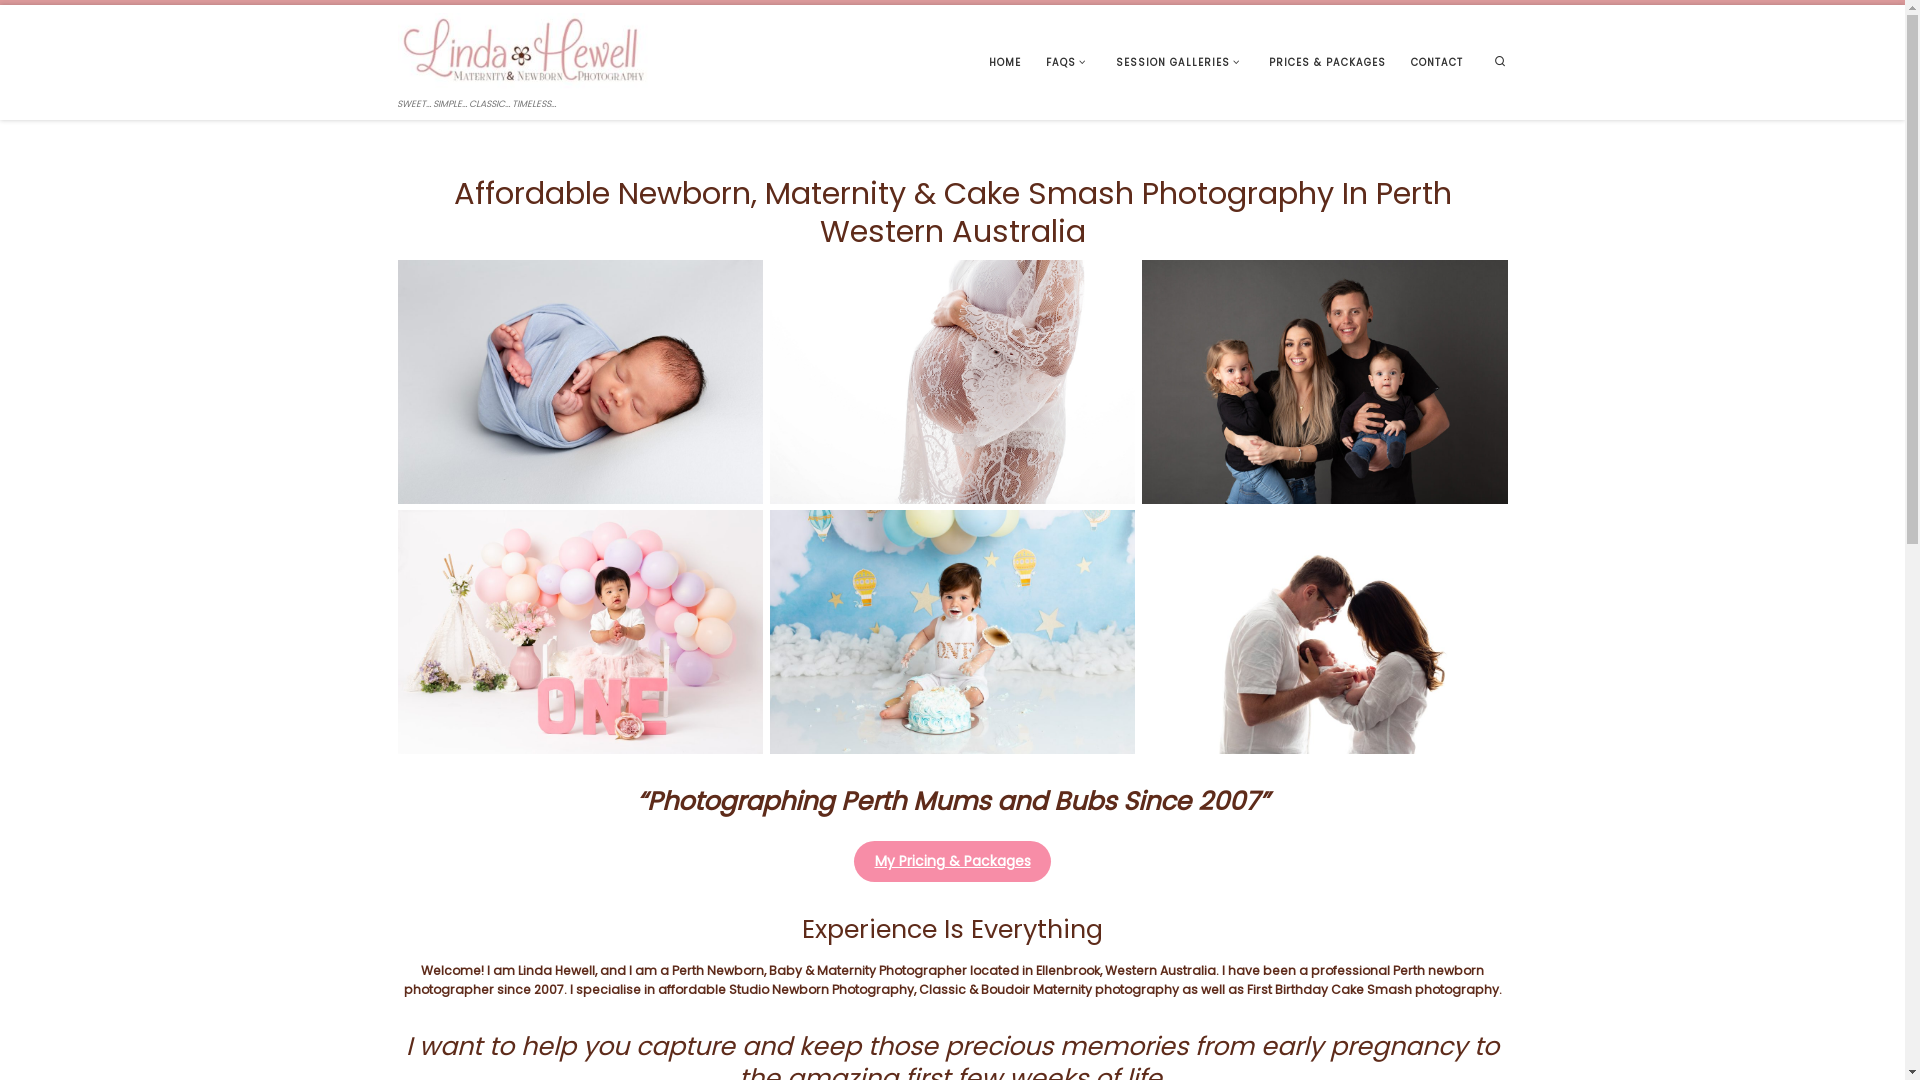 This screenshot has width=1920, height=1080. What do you see at coordinates (951, 860) in the screenshot?
I see `'My Pricing & Packages'` at bounding box center [951, 860].